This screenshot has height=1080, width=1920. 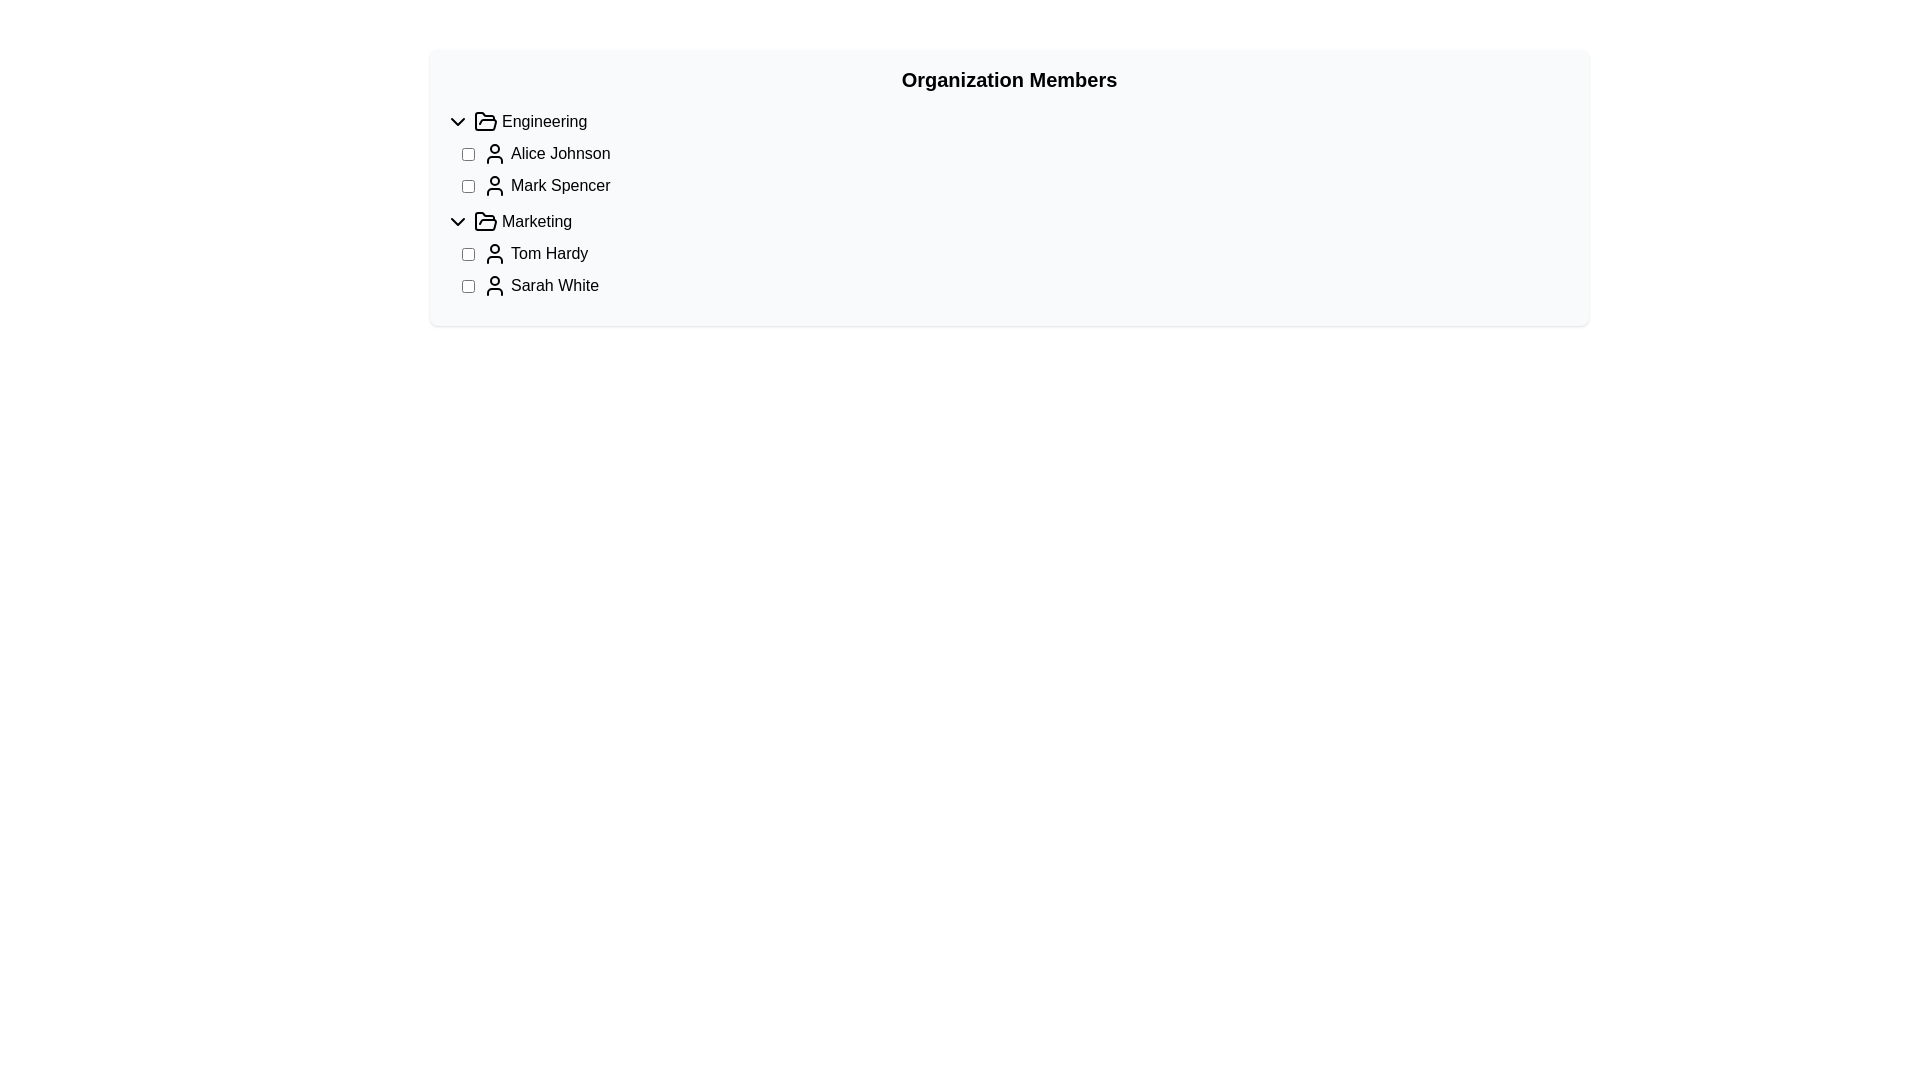 What do you see at coordinates (456, 122) in the screenshot?
I see `the toggle button (icon-based control)` at bounding box center [456, 122].